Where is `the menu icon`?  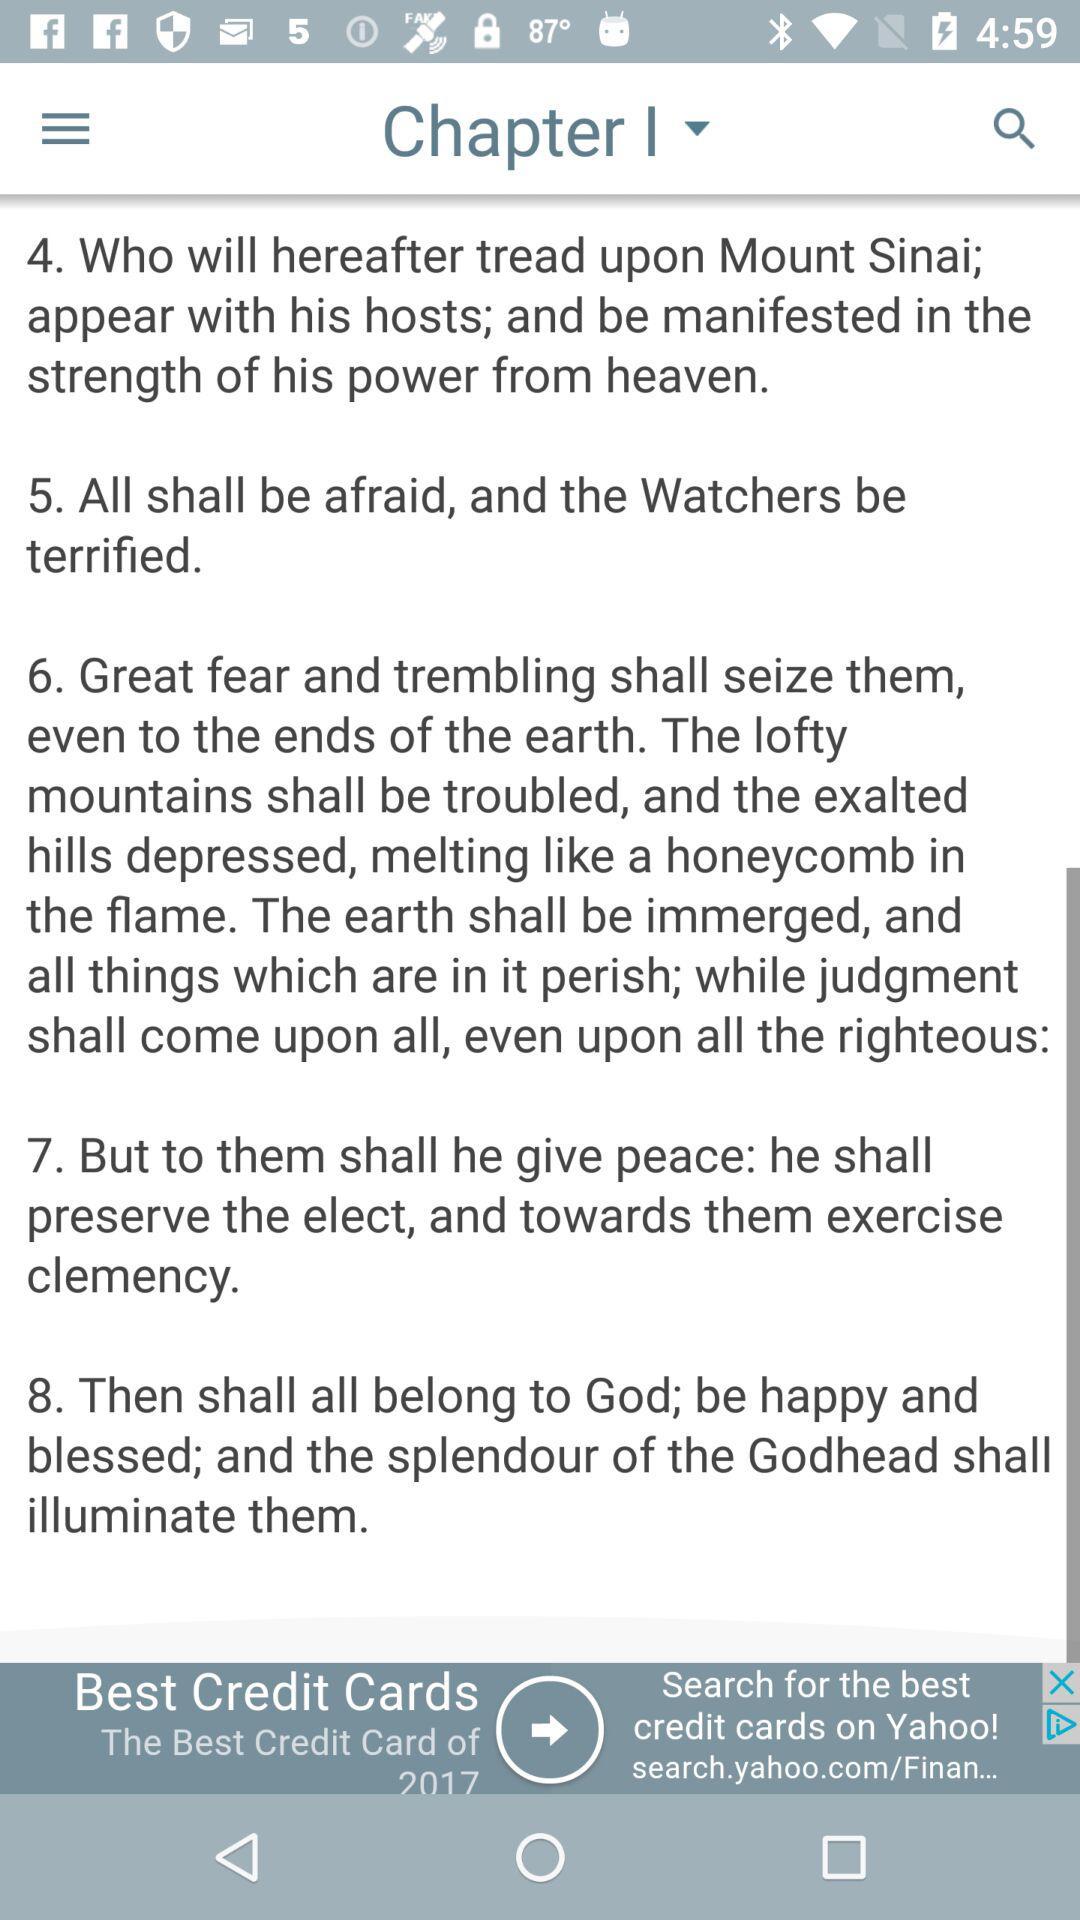
the menu icon is located at coordinates (64, 127).